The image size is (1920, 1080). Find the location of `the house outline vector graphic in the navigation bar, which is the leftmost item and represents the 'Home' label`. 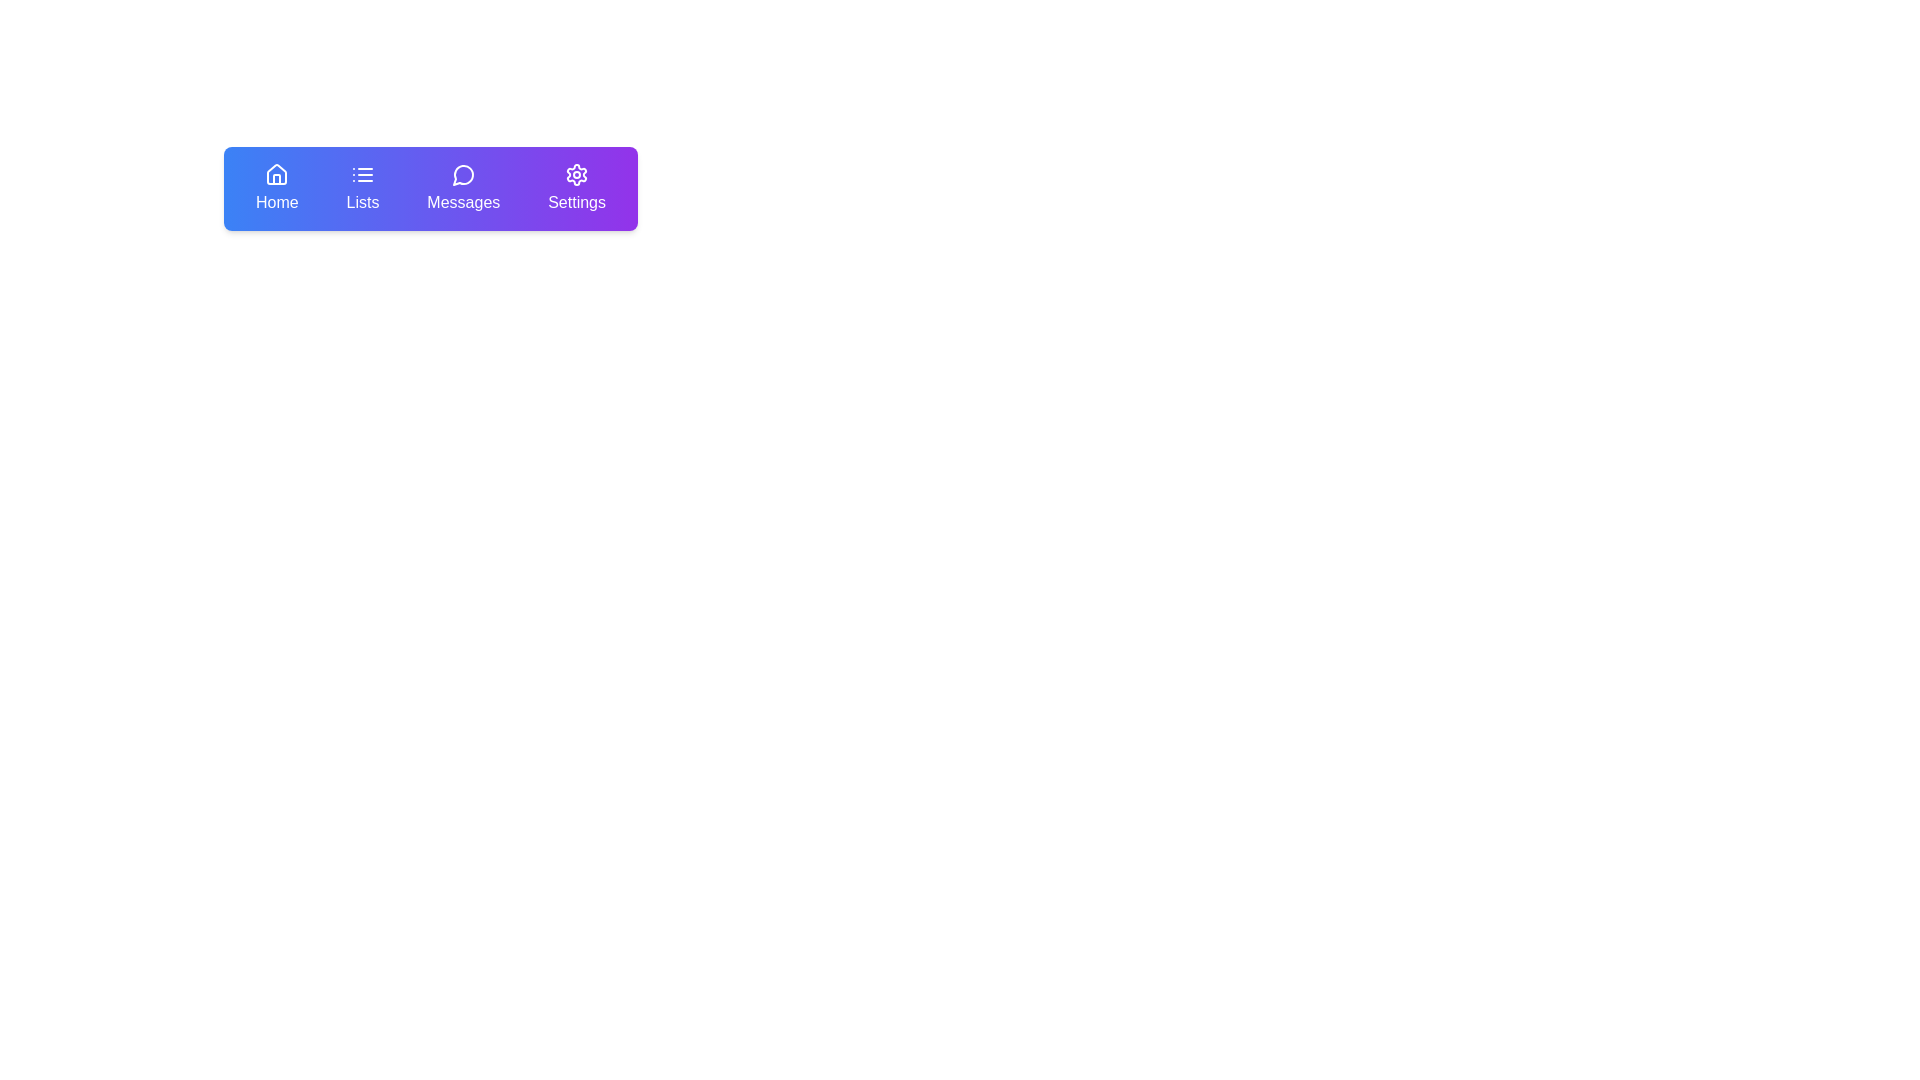

the house outline vector graphic in the navigation bar, which is the leftmost item and represents the 'Home' label is located at coordinates (276, 173).